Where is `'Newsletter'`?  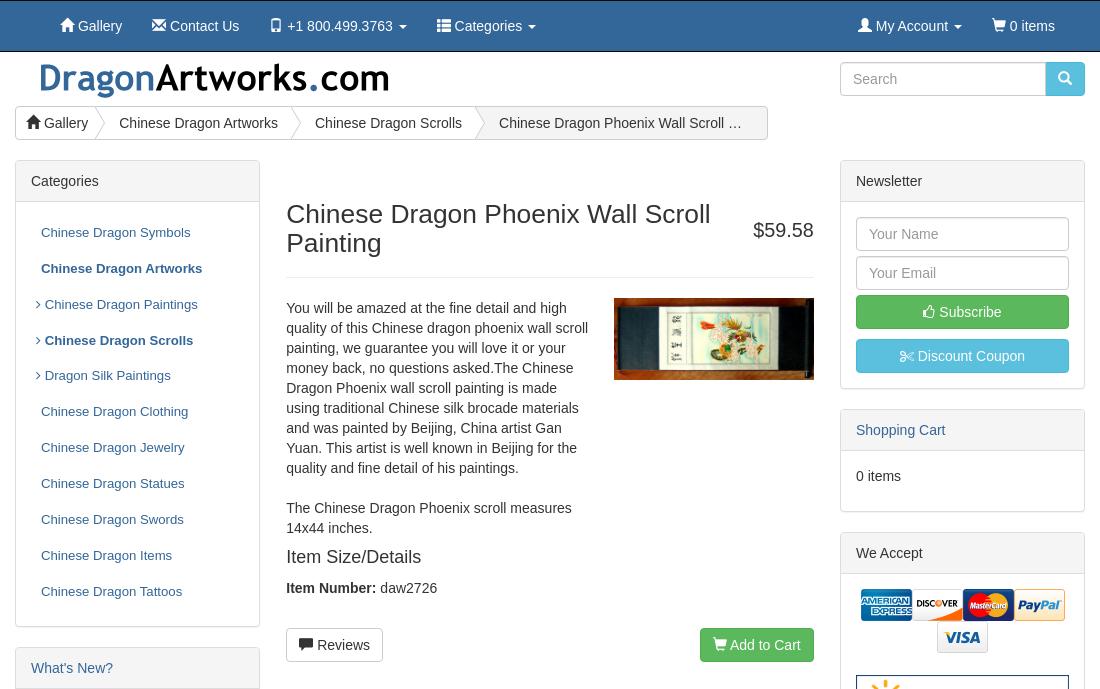 'Newsletter' is located at coordinates (888, 180).